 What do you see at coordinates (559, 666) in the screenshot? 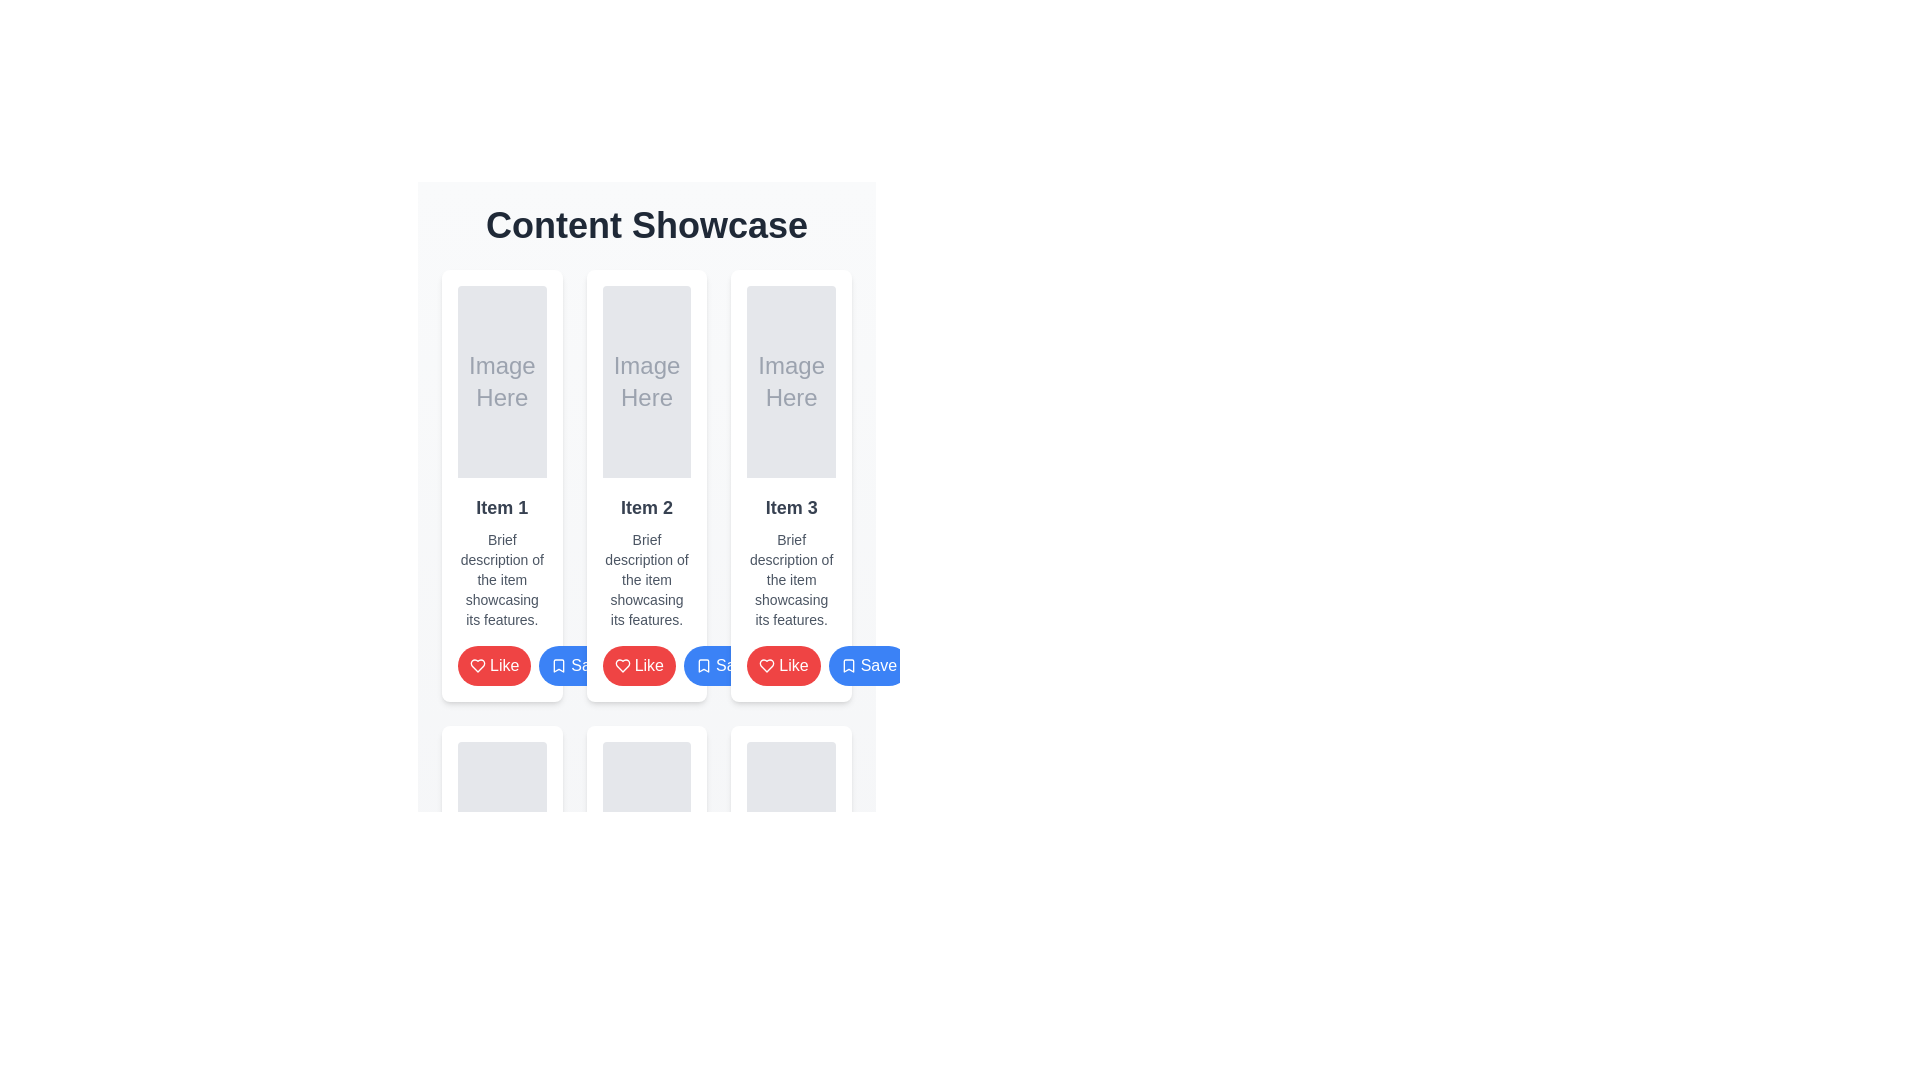
I see `the SVG bookmark icon element associated with the 'Save' button located in the bottom-right of the card labeled 'Item 2'` at bounding box center [559, 666].